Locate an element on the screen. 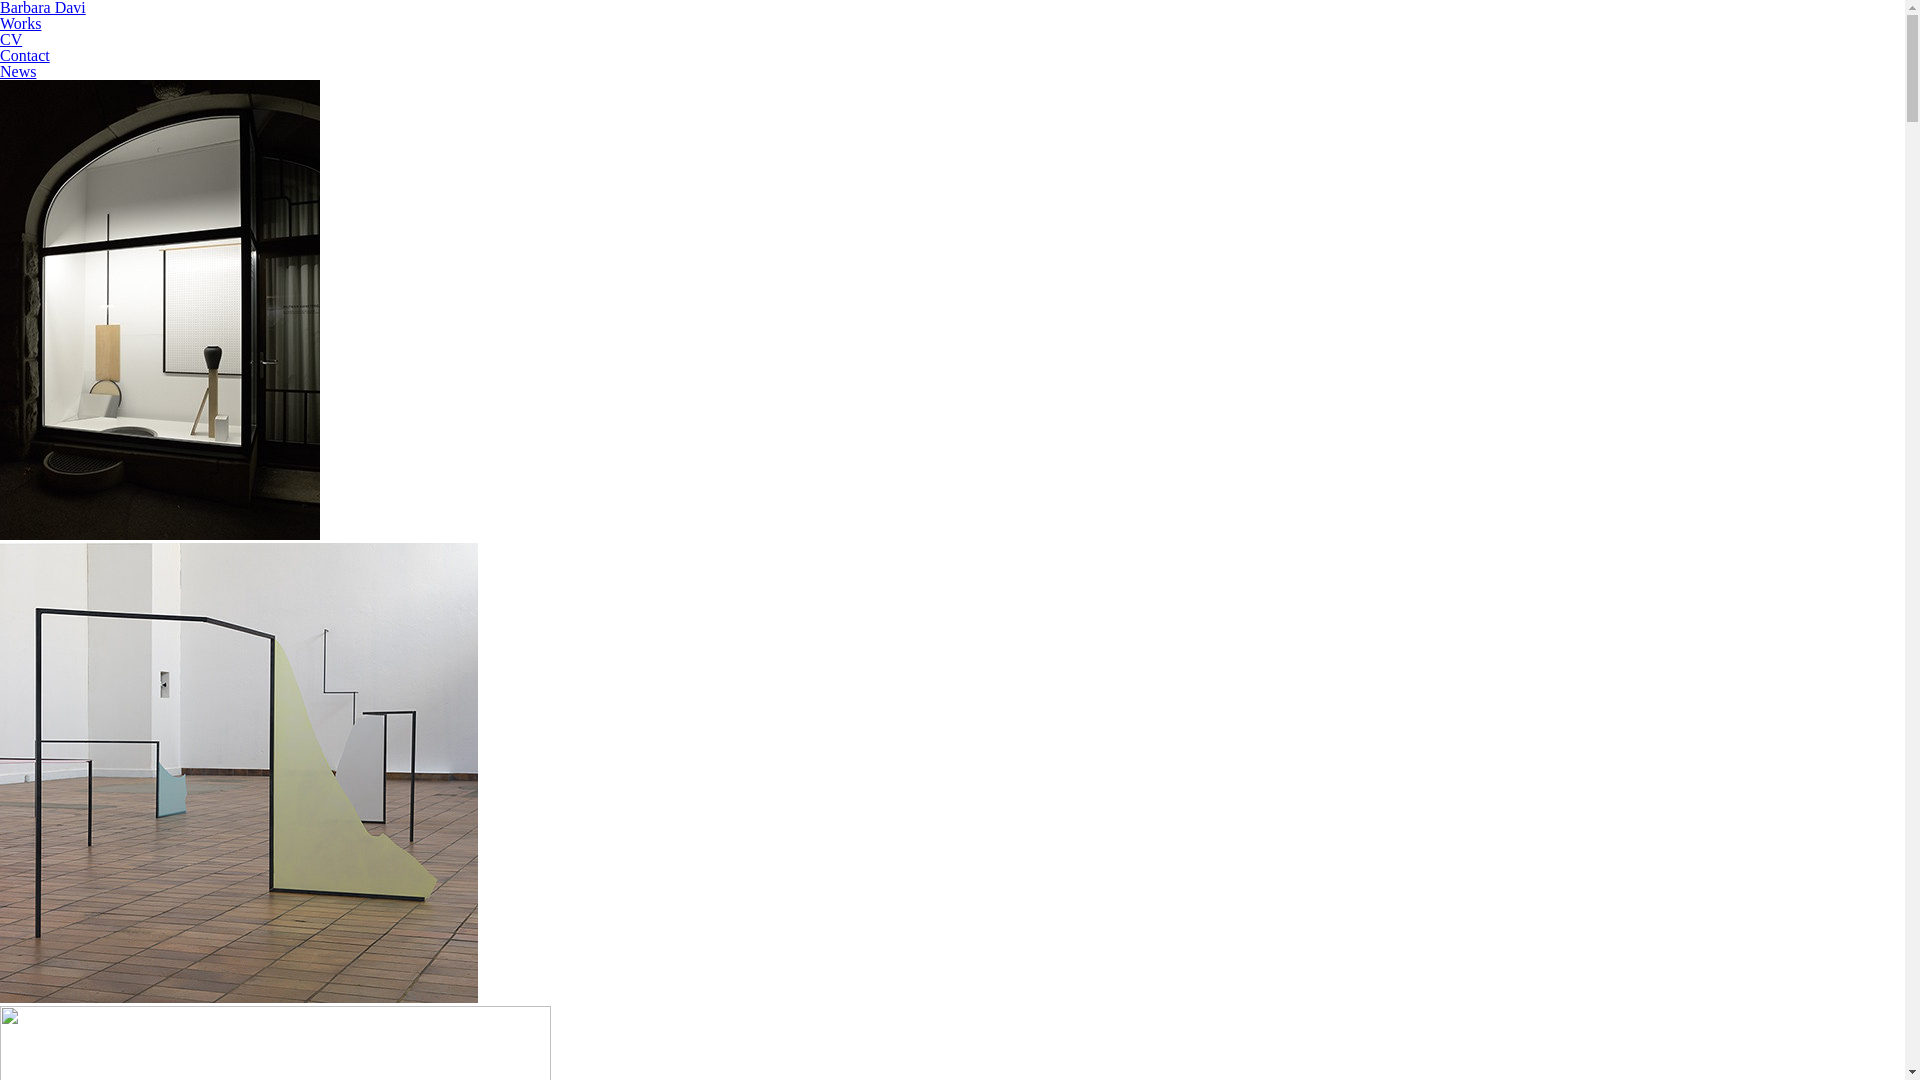 The width and height of the screenshot is (1920, 1080). 'CV' is located at coordinates (0, 39).